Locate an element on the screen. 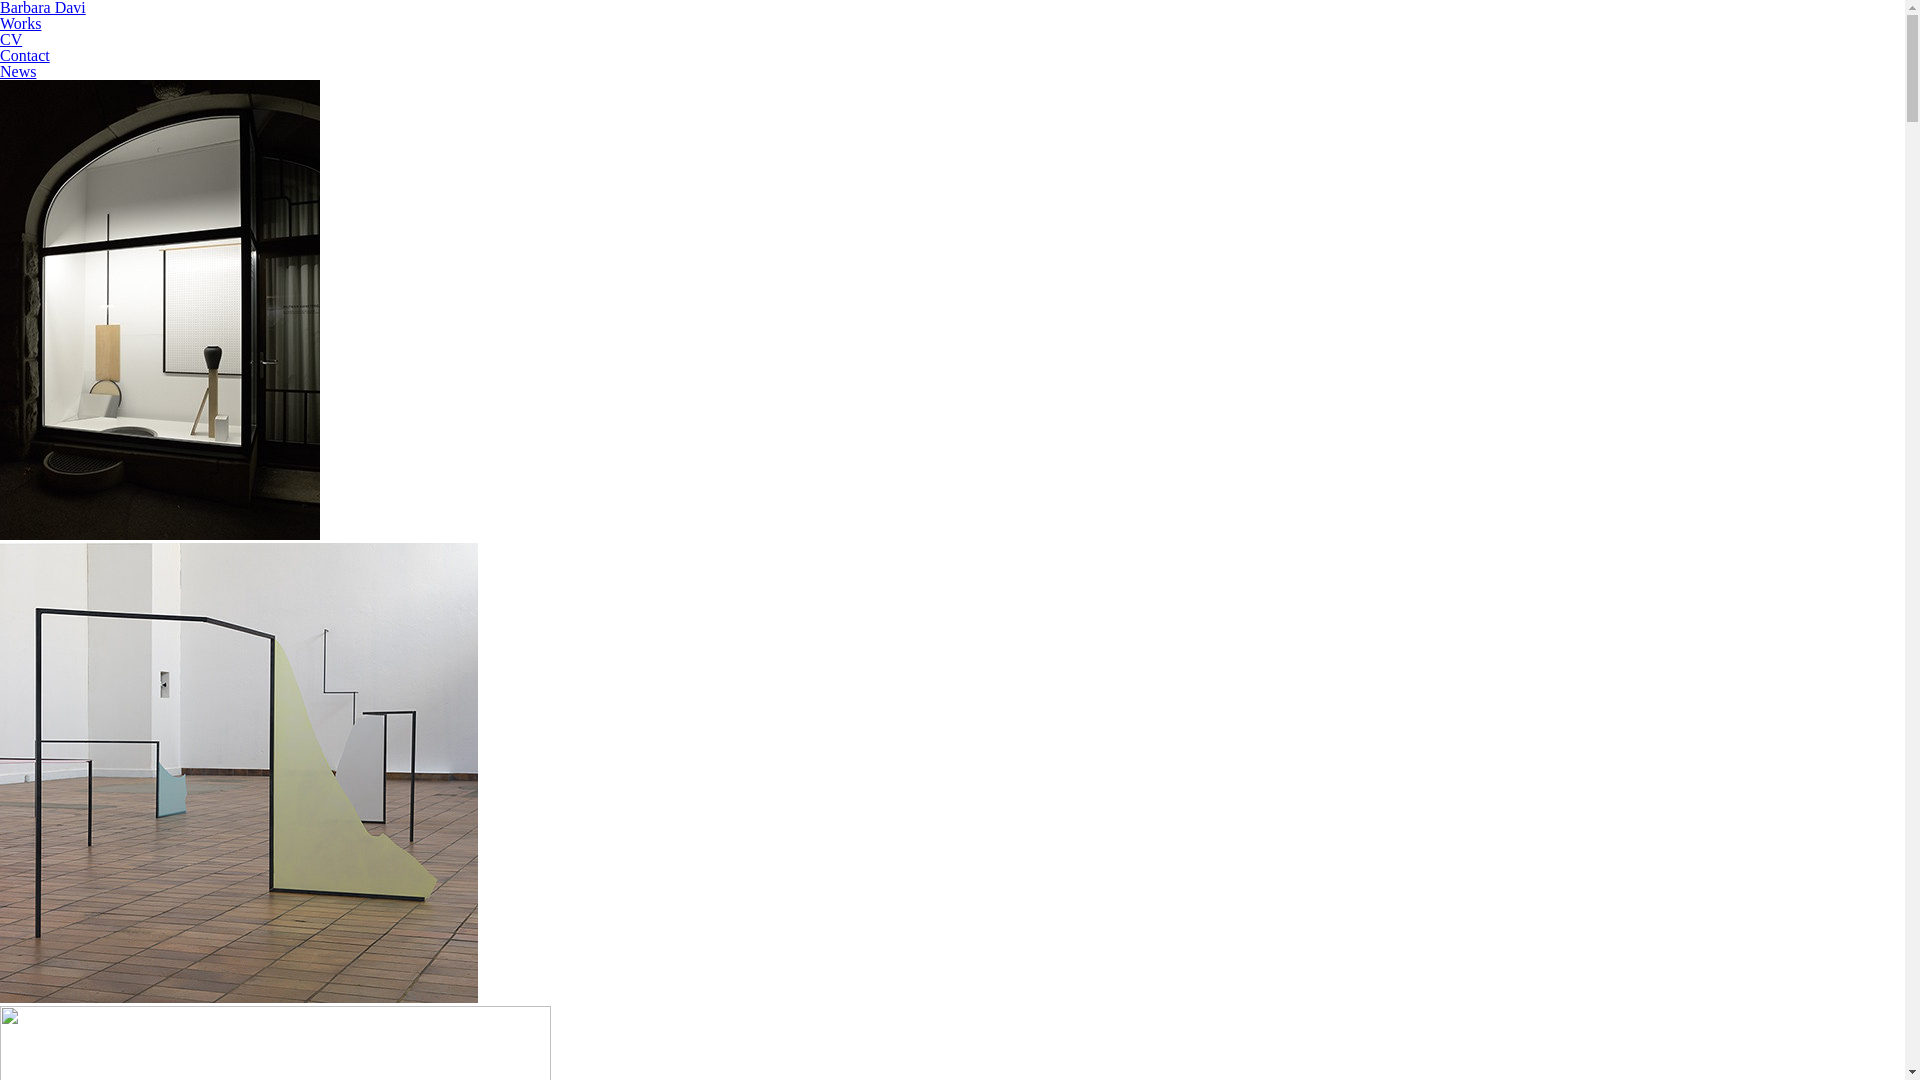 The width and height of the screenshot is (1920, 1080). 'CV' is located at coordinates (0, 39).